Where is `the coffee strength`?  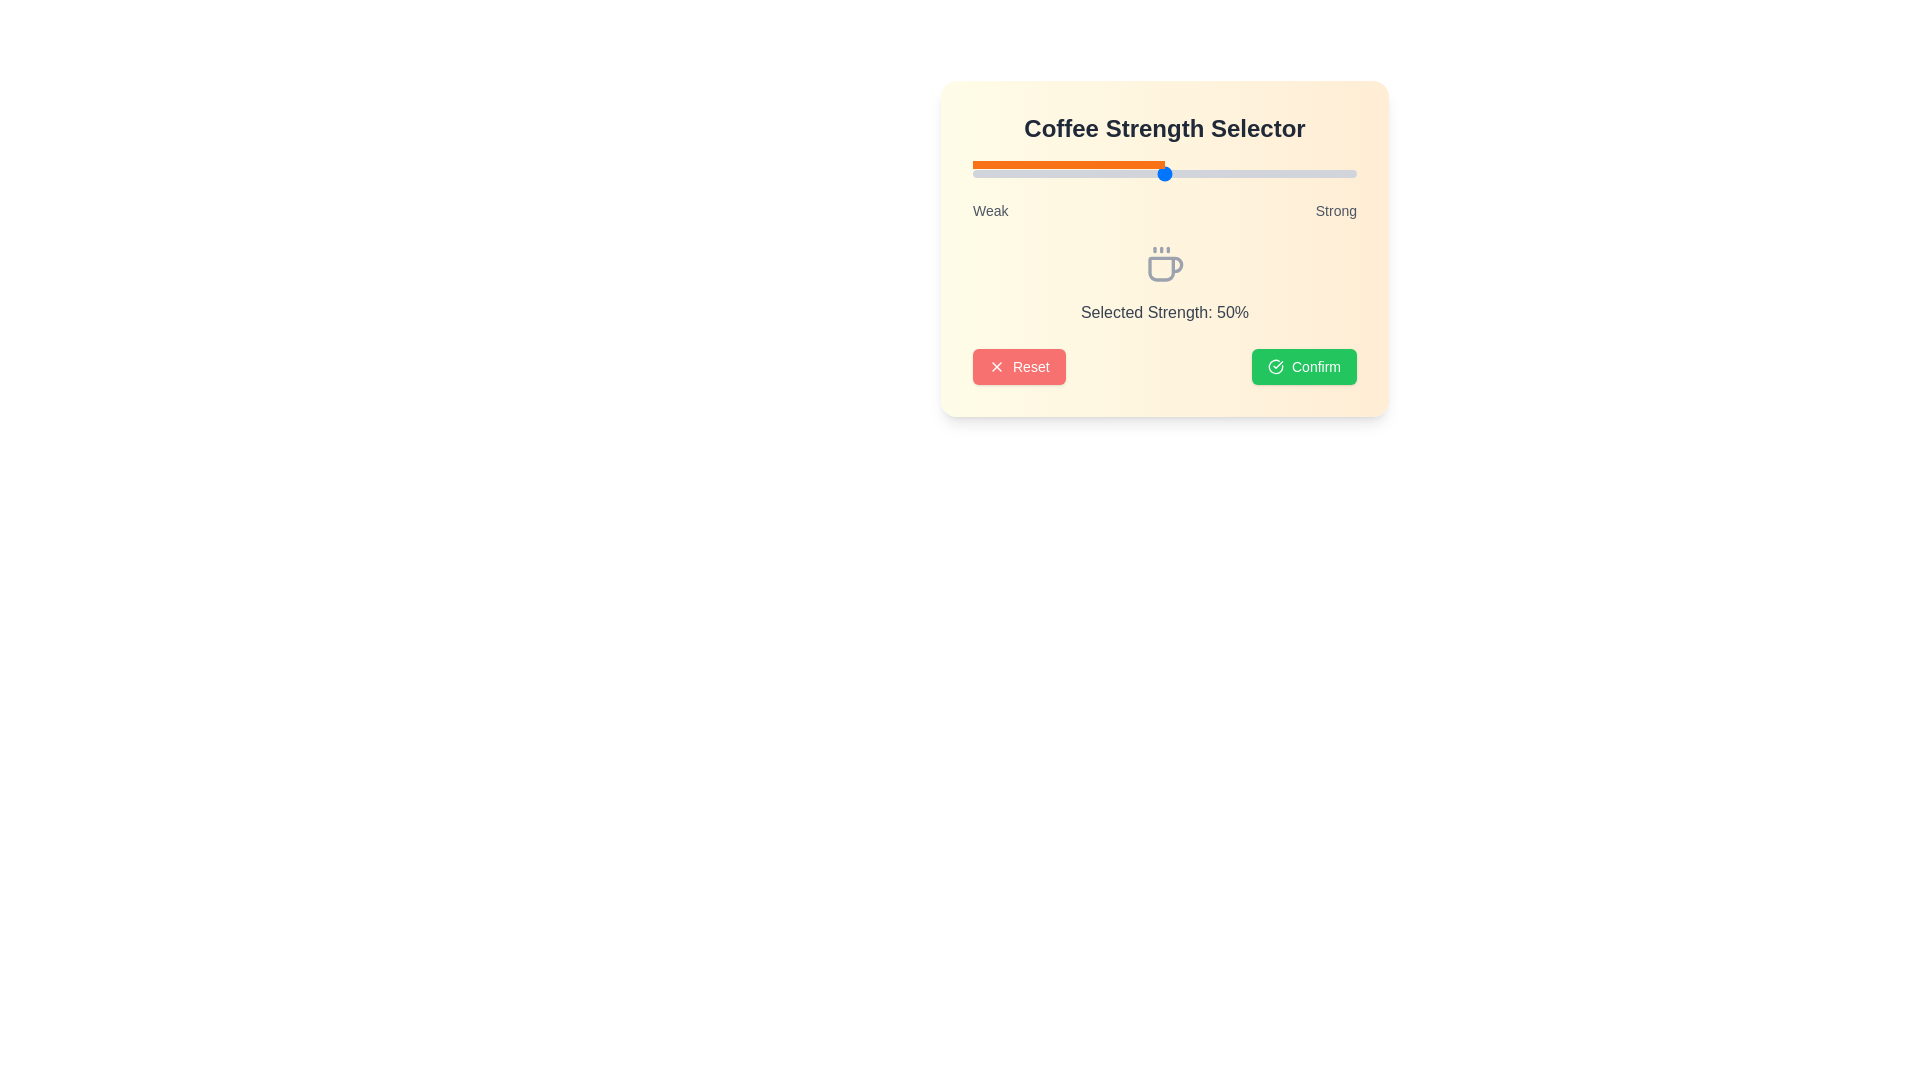 the coffee strength is located at coordinates (1291, 172).